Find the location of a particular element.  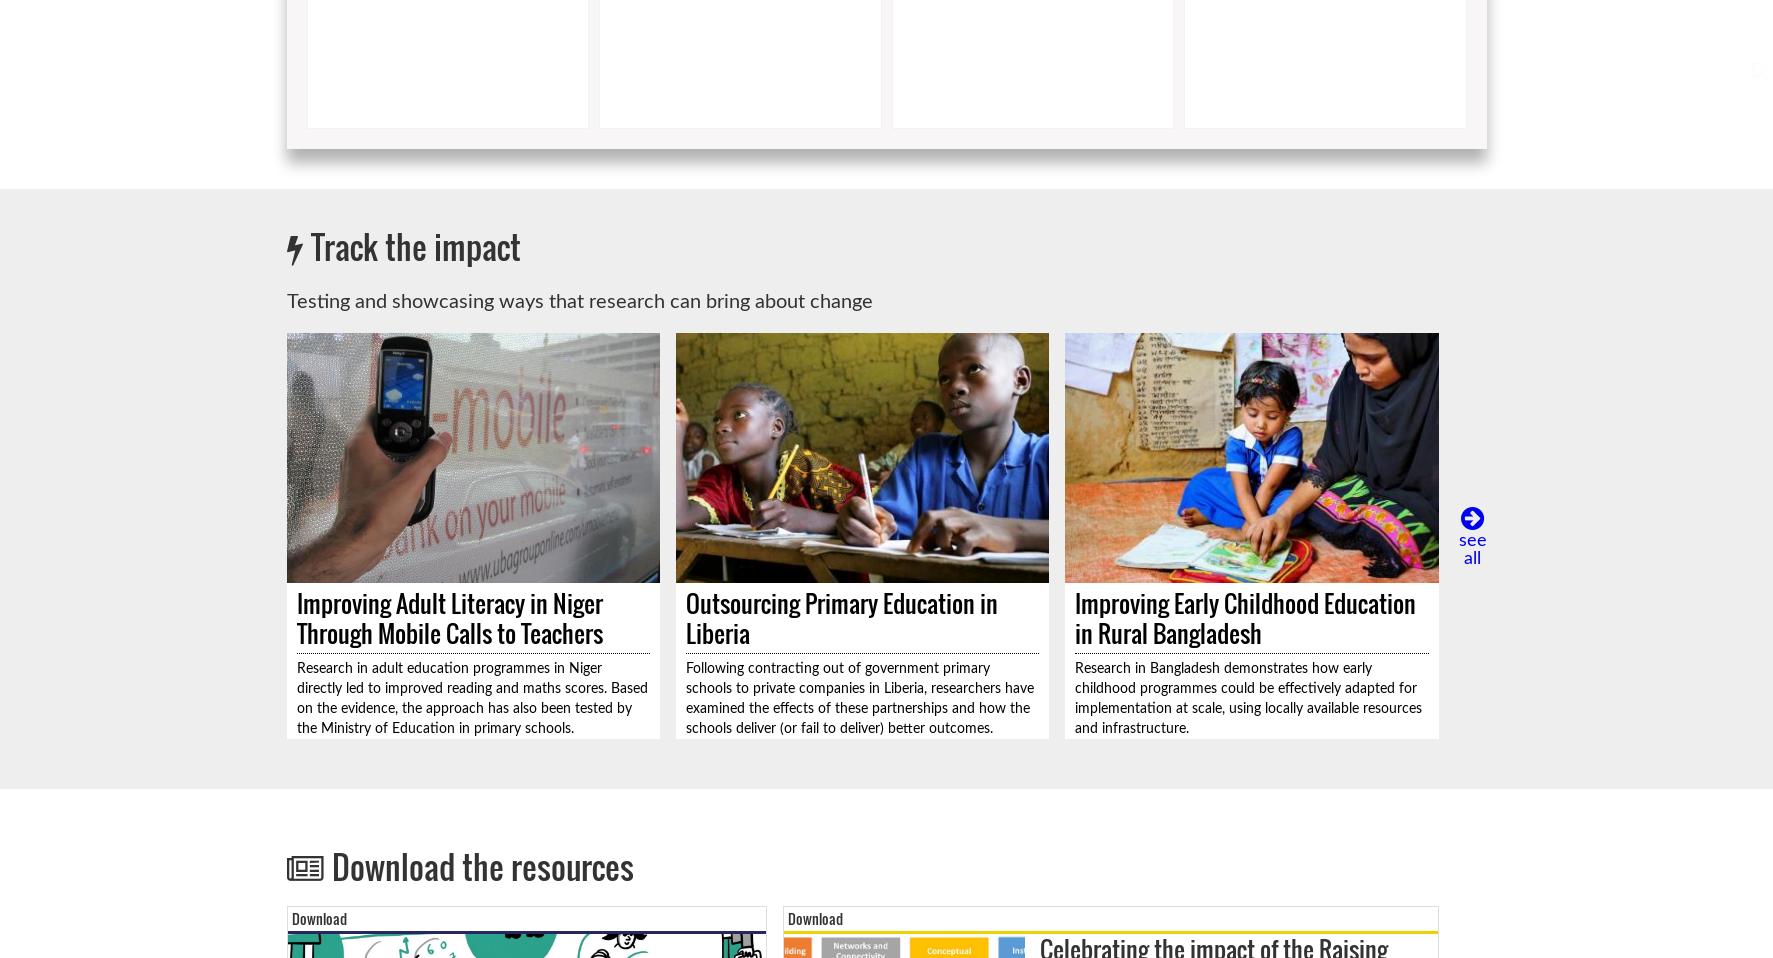

'Outsourcing Primary Education in Liberia' is located at coordinates (839, 618).